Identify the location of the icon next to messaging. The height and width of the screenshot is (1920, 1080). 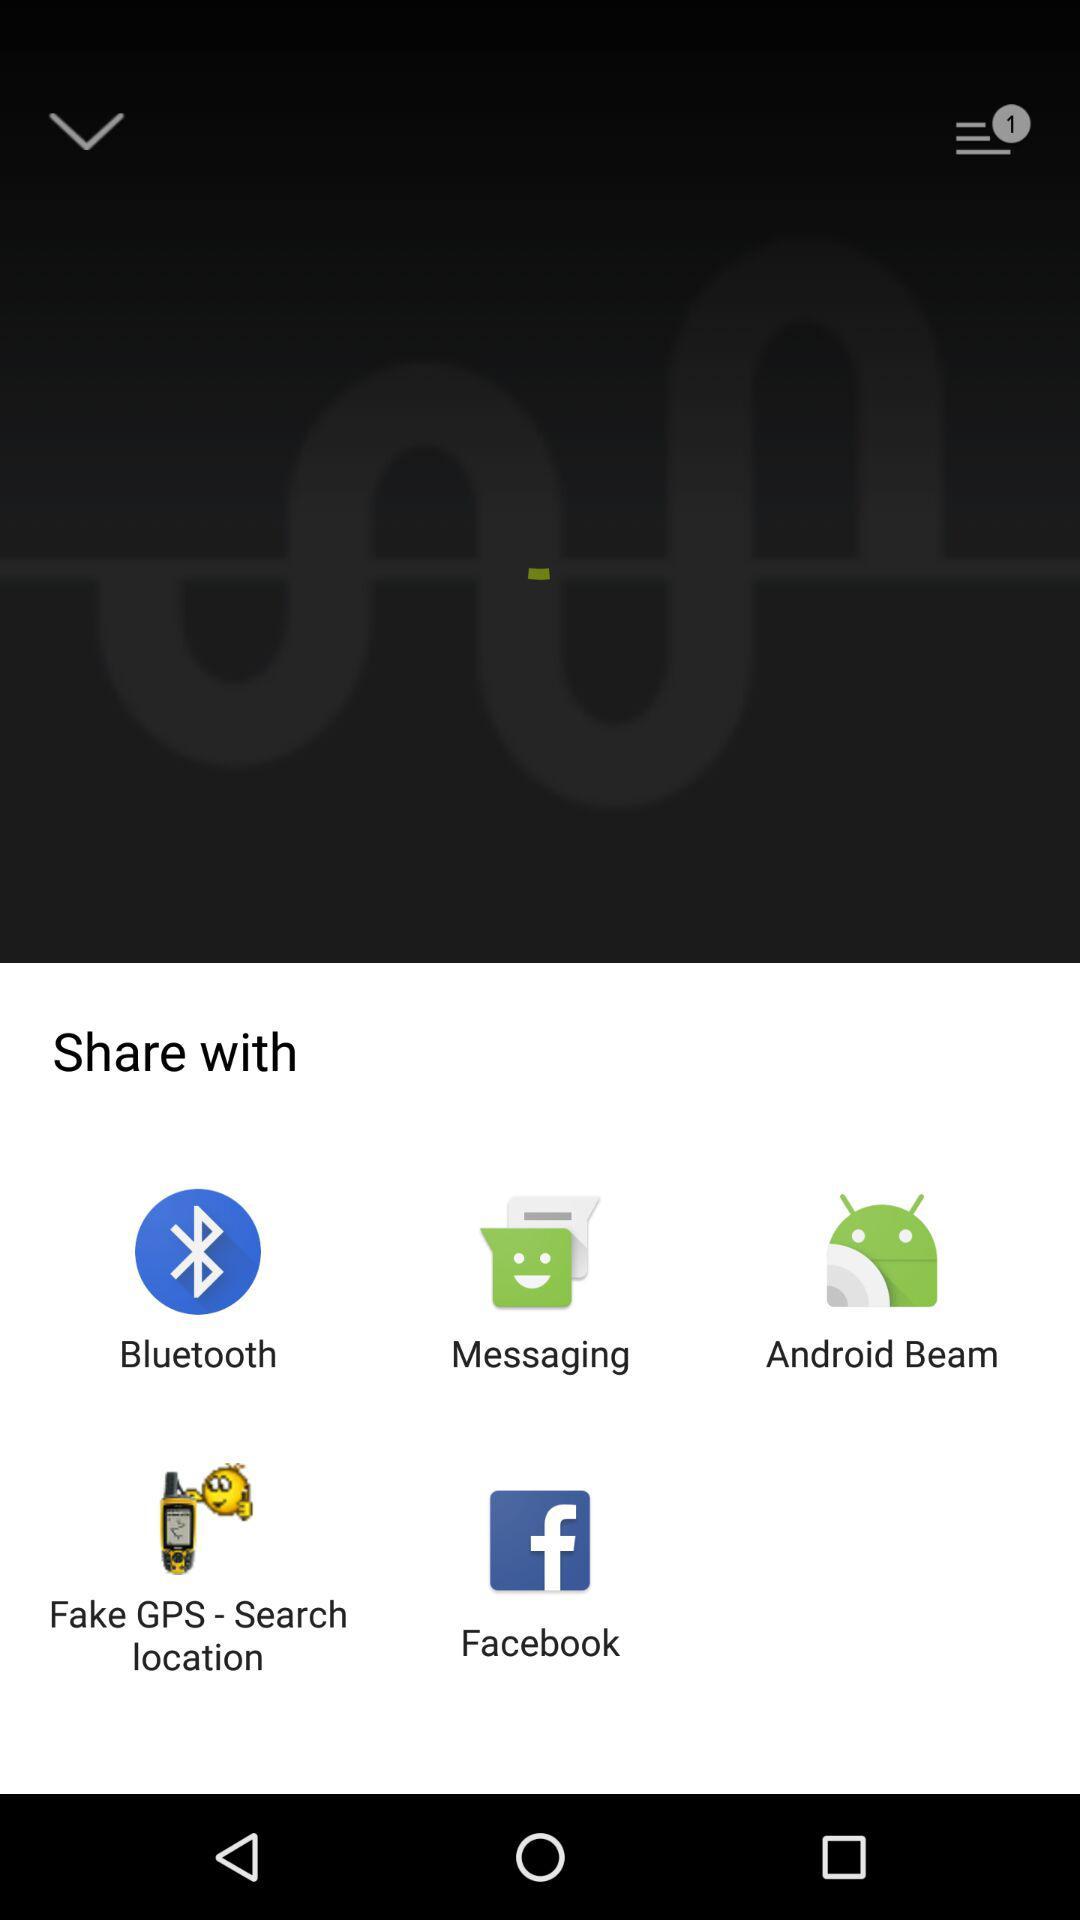
(881, 1283).